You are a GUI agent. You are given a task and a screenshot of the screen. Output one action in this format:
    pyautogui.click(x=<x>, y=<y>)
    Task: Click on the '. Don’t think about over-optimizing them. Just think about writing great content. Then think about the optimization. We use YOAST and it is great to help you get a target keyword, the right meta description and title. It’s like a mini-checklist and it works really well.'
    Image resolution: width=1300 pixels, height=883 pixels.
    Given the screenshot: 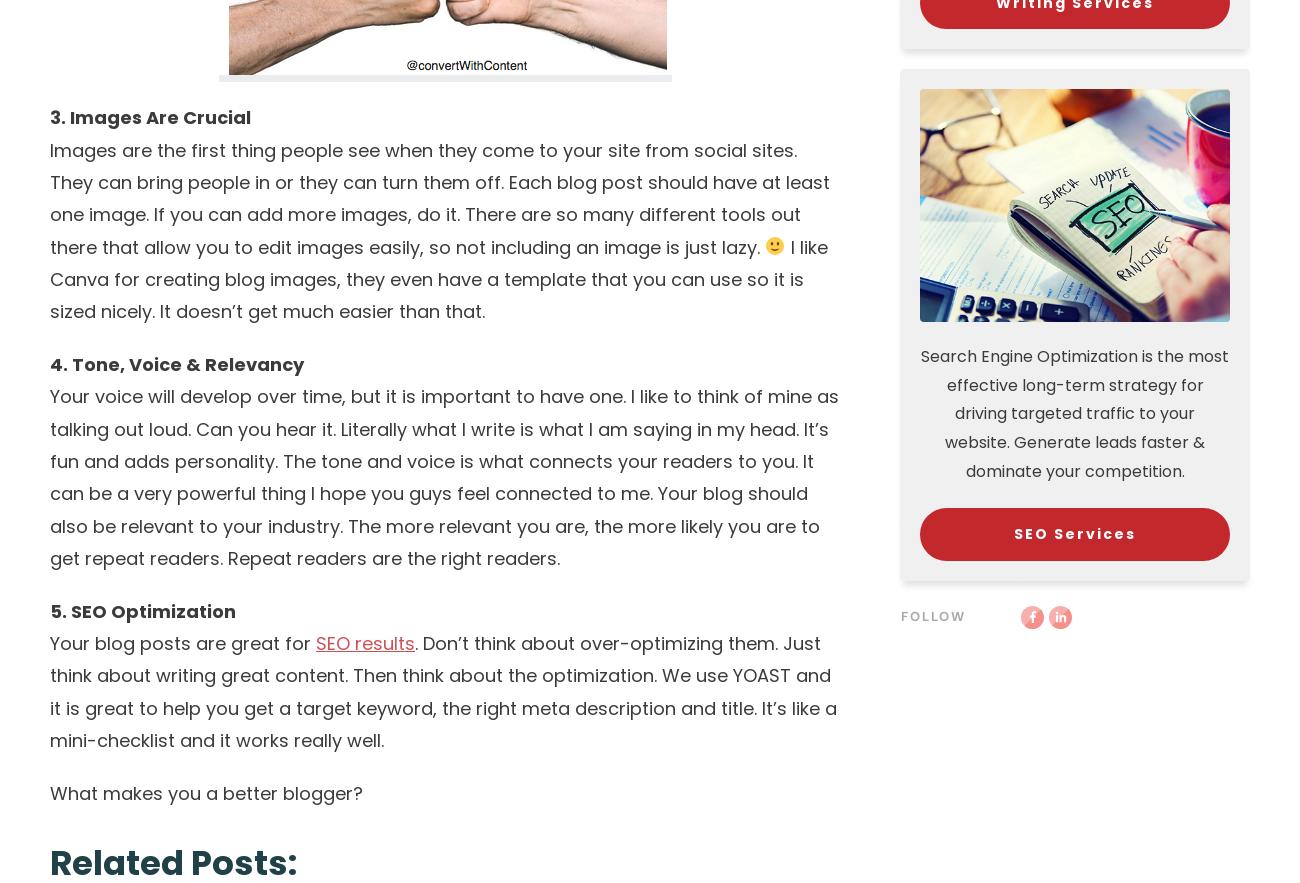 What is the action you would take?
    pyautogui.click(x=442, y=691)
    